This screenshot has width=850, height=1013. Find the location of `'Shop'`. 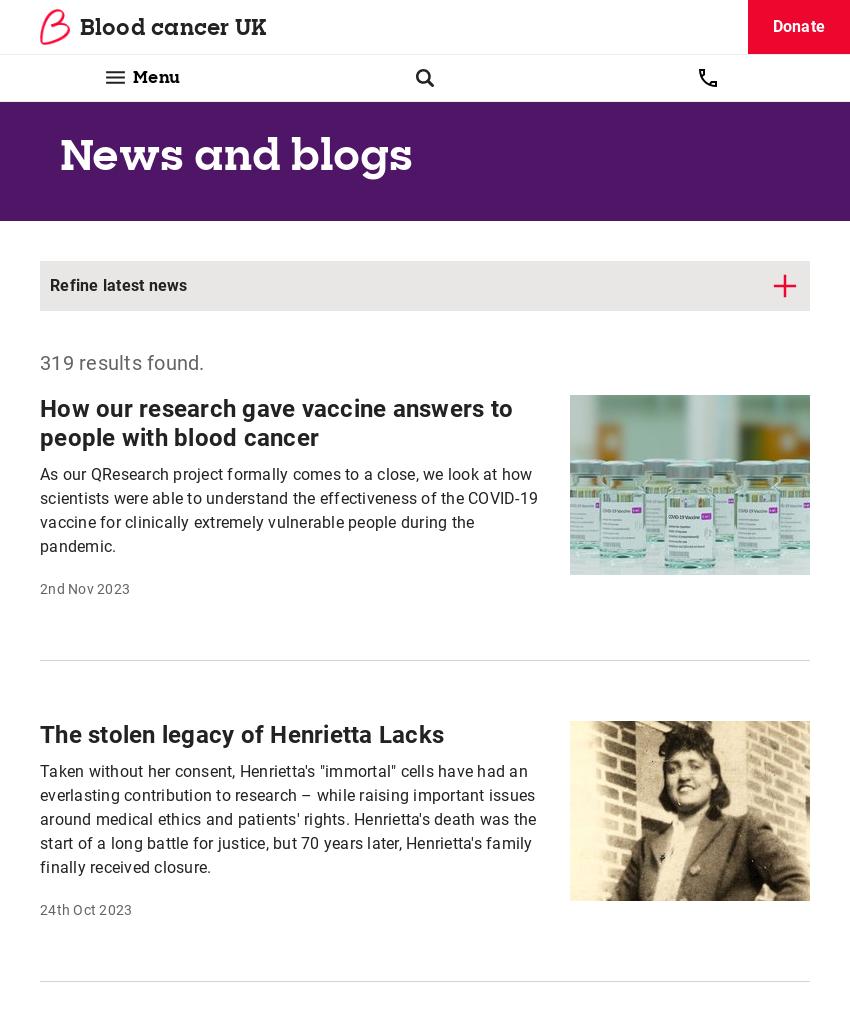

'Shop' is located at coordinates (473, 1001).